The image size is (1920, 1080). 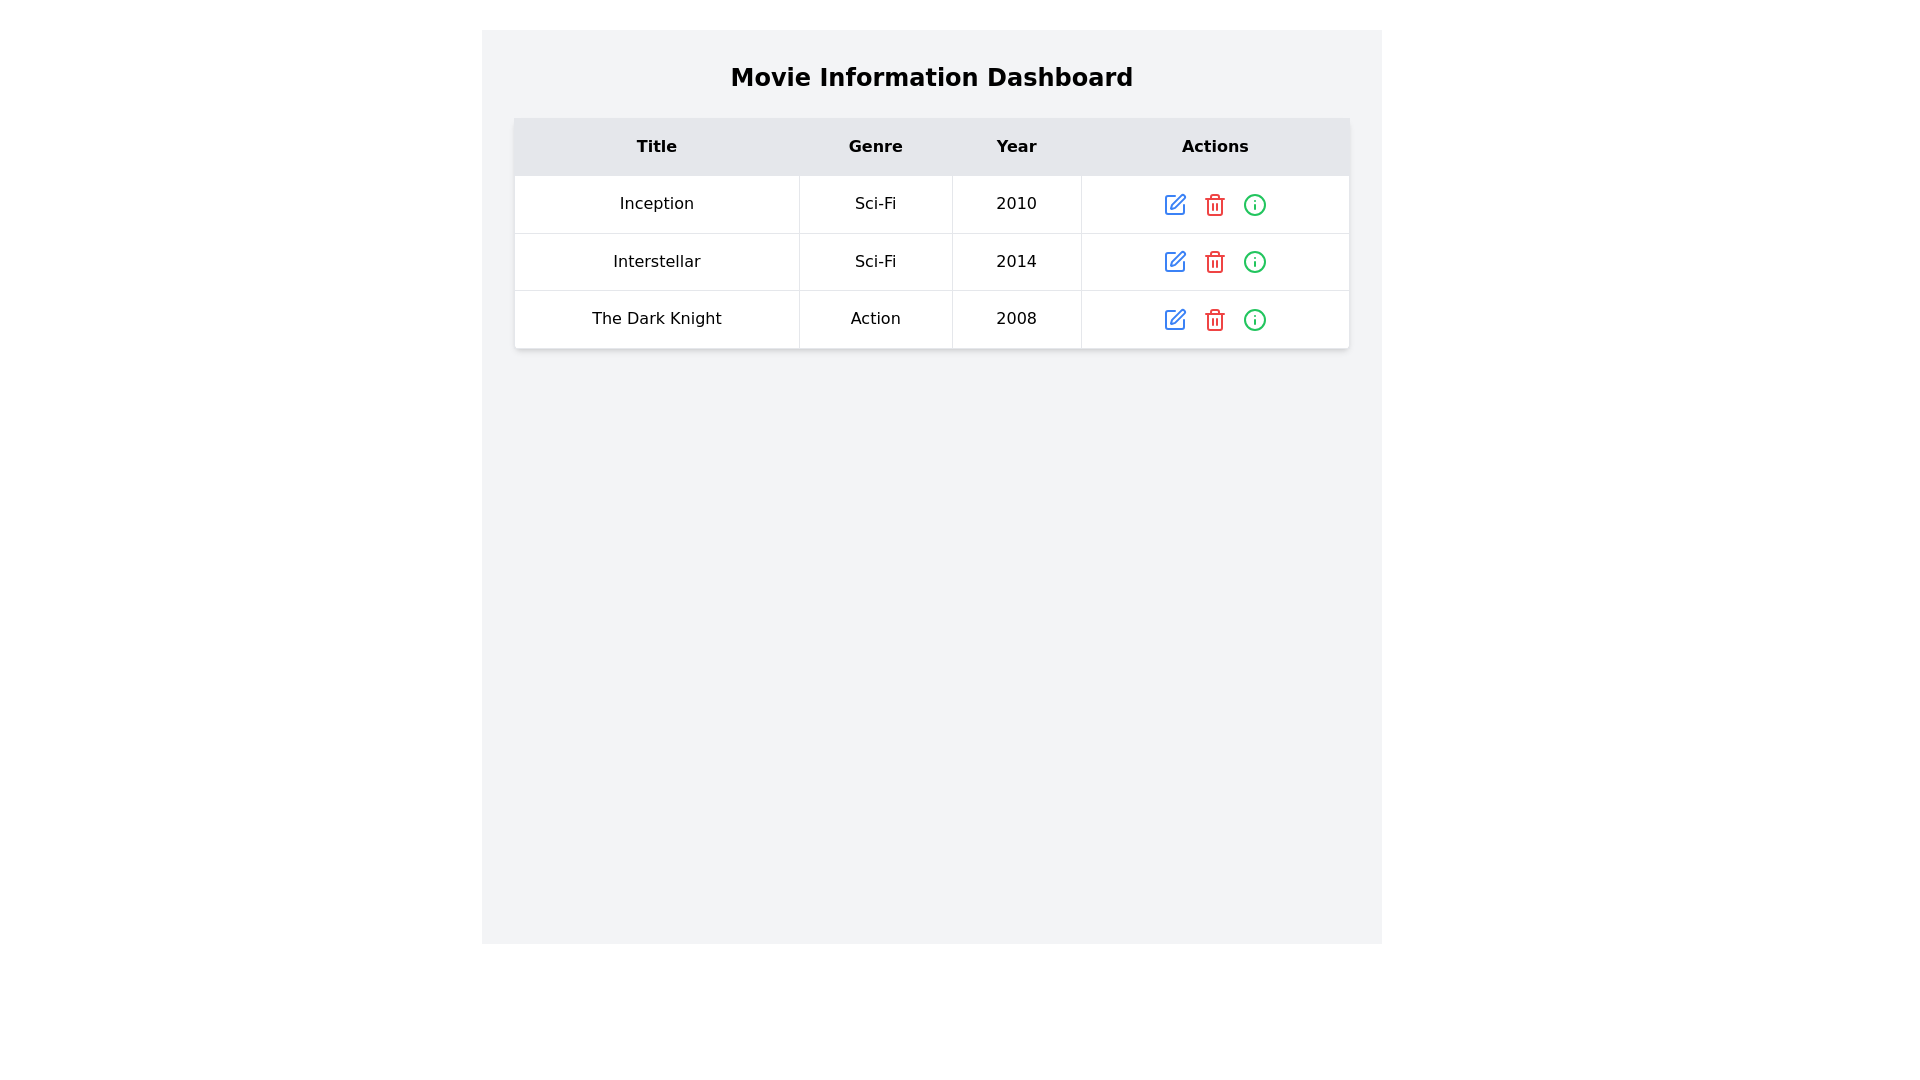 I want to click on the icon button resembling a pen in the 'Actions' column for 'The Dark Knight' movie, so click(x=1175, y=318).